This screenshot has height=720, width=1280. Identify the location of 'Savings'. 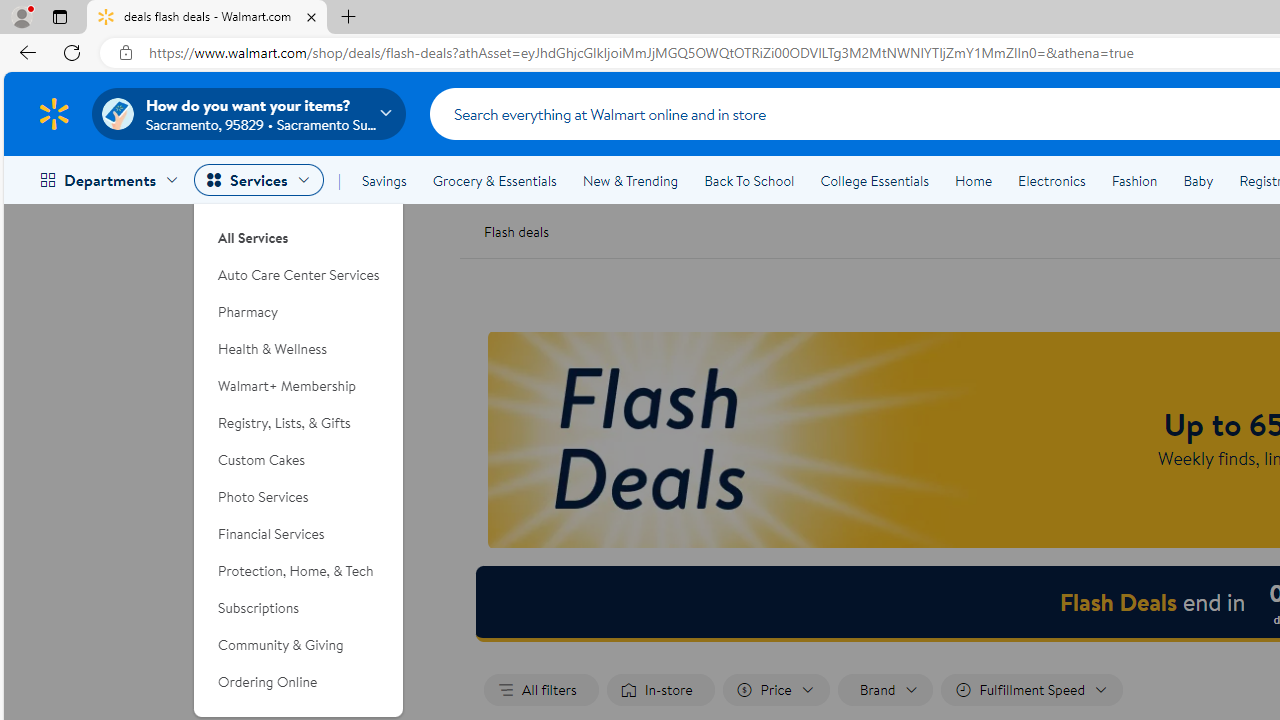
(384, 181).